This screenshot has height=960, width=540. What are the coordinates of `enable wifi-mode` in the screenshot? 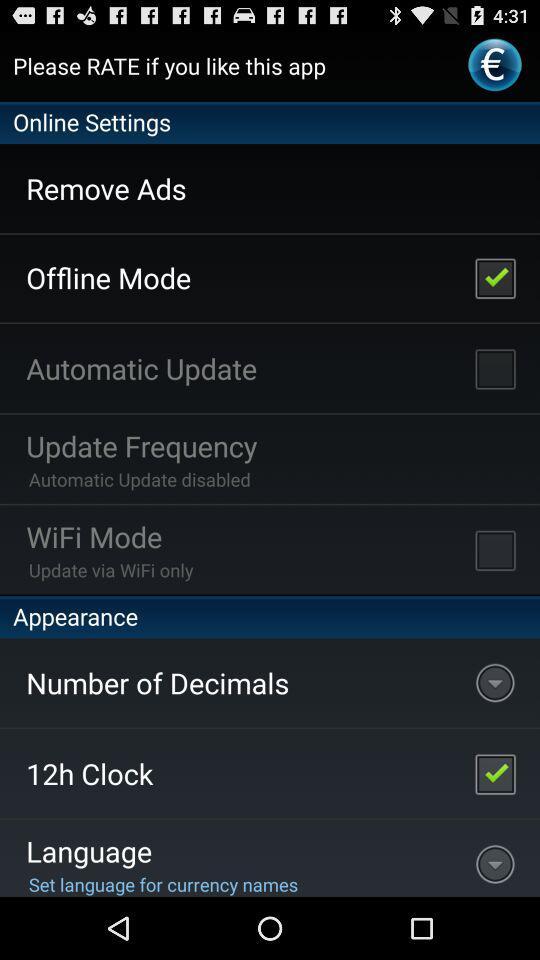 It's located at (494, 549).